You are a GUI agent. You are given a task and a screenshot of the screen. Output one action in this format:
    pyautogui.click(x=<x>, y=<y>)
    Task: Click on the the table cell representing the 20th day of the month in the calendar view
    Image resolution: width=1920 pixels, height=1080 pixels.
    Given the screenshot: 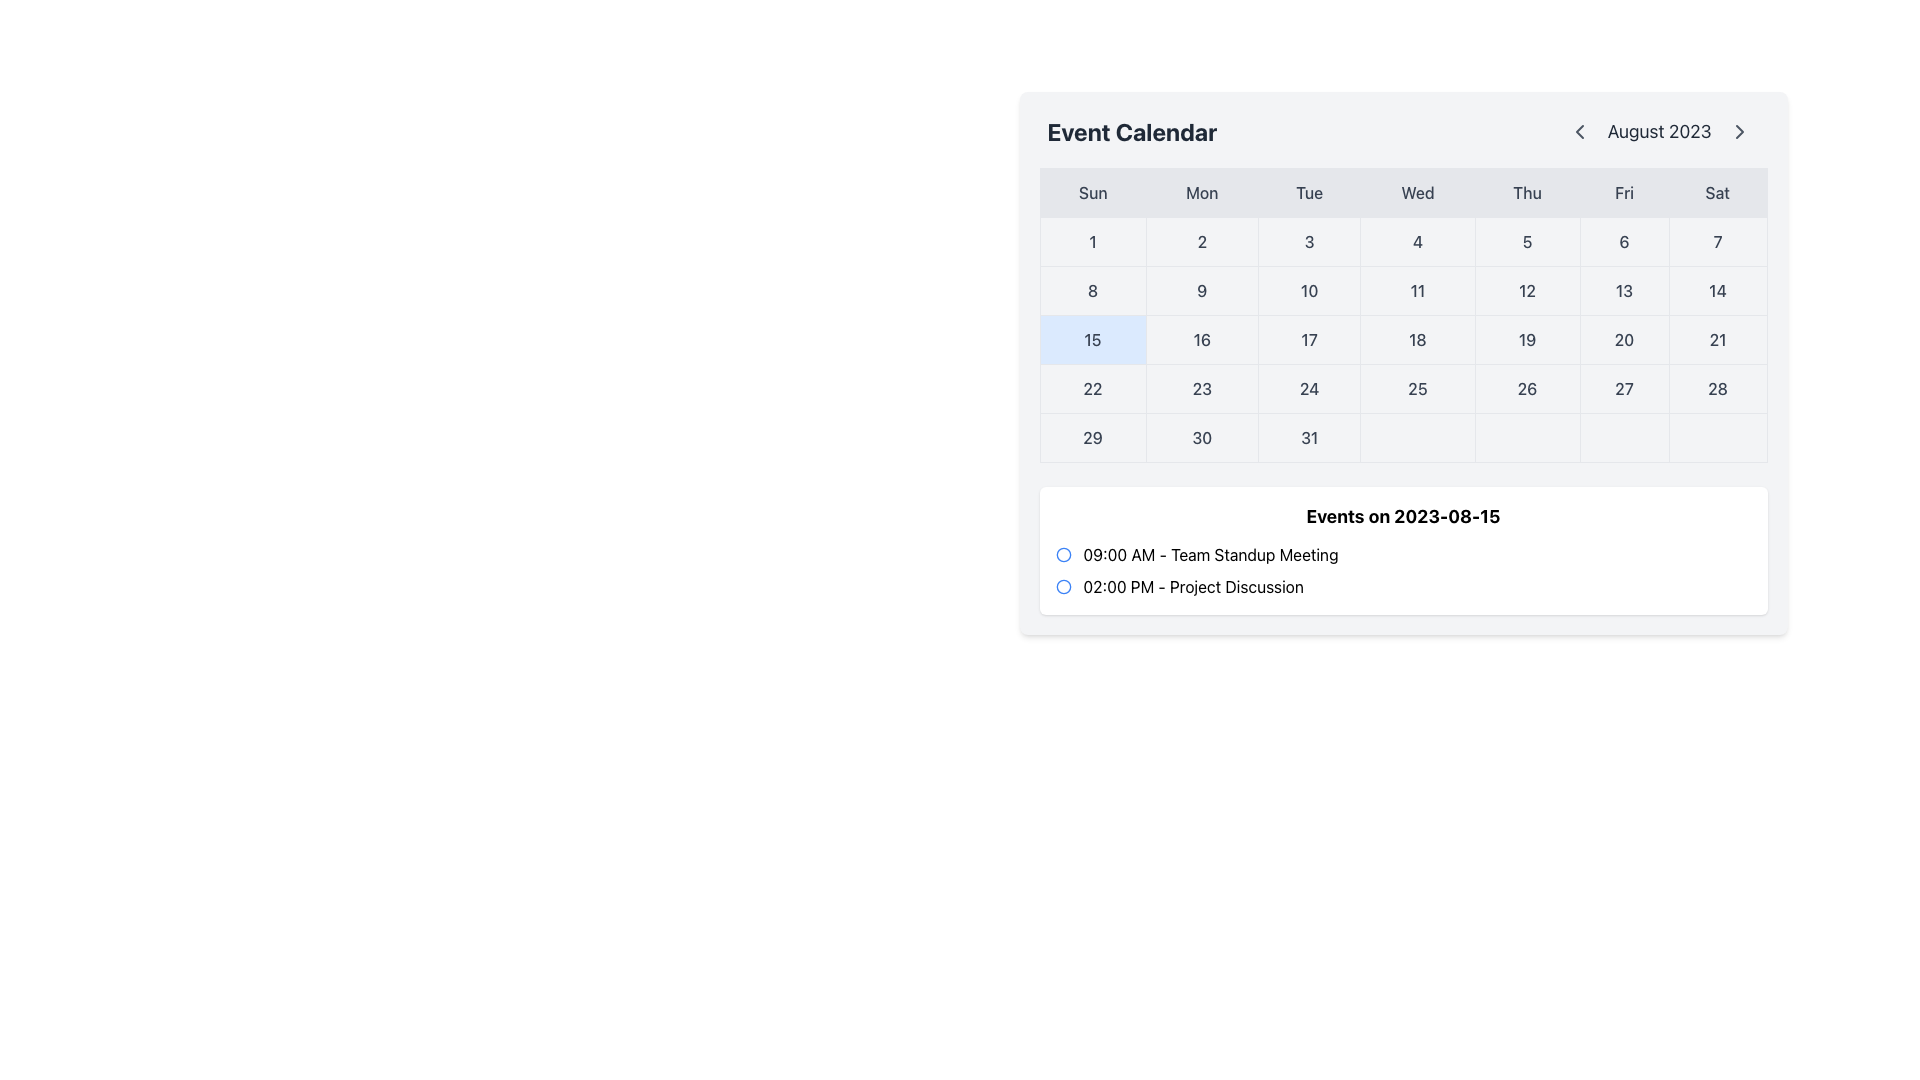 What is the action you would take?
    pyautogui.click(x=1624, y=338)
    